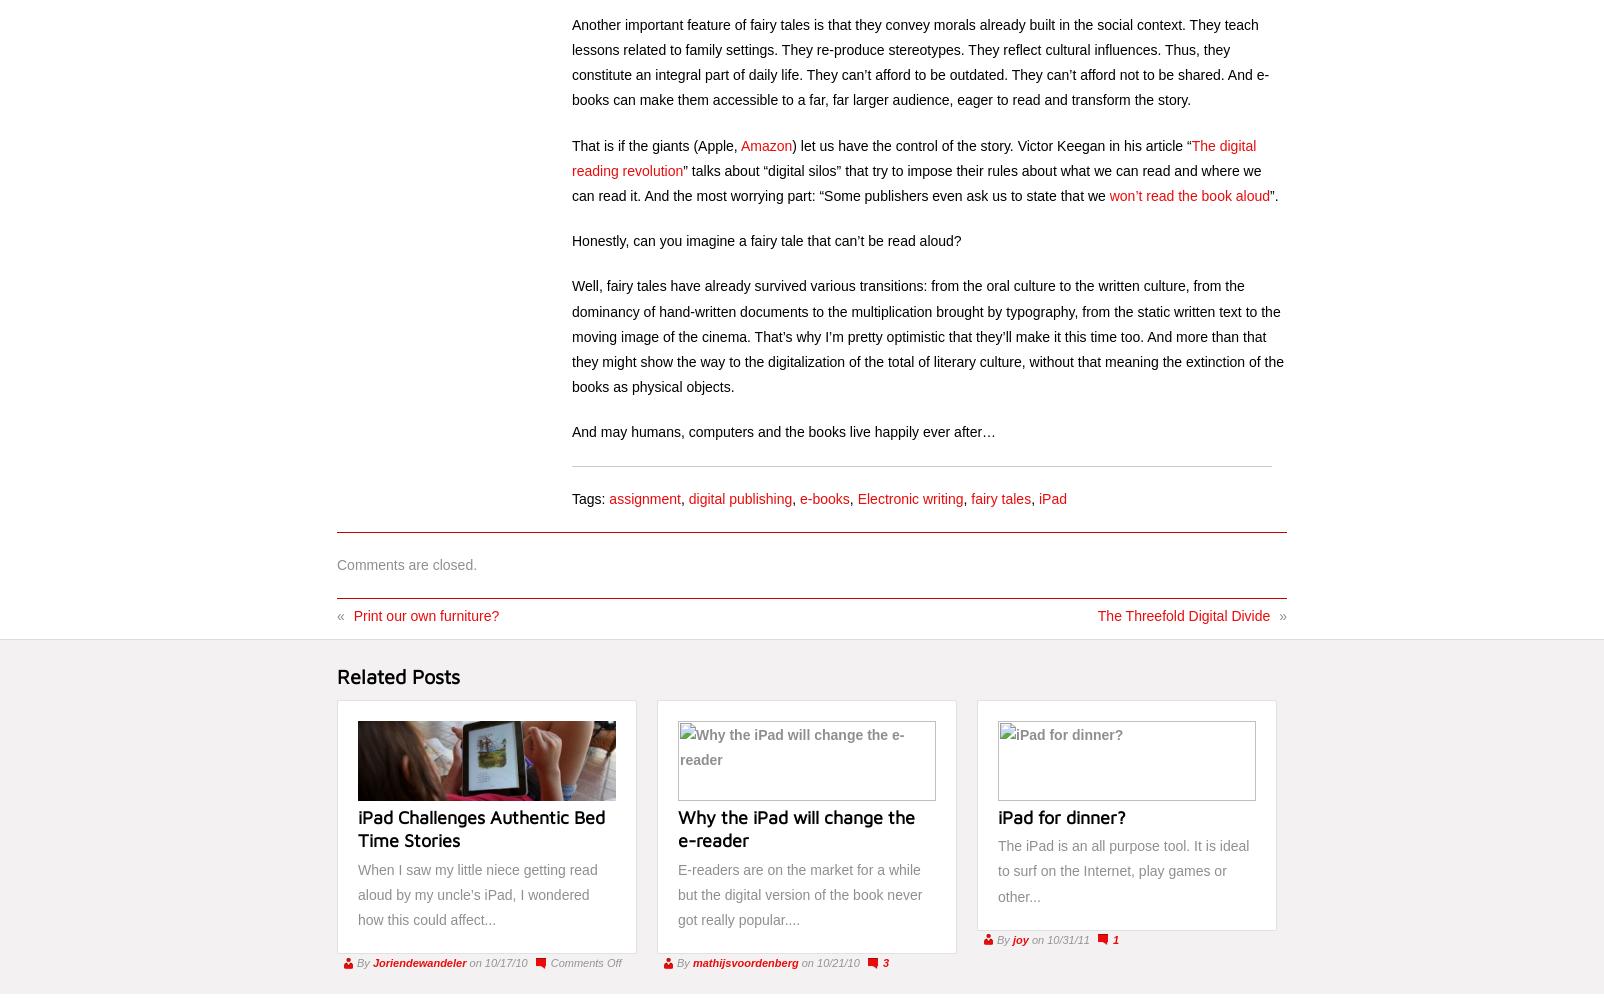  Describe the element at coordinates (1116, 938) in the screenshot. I see `'1'` at that location.